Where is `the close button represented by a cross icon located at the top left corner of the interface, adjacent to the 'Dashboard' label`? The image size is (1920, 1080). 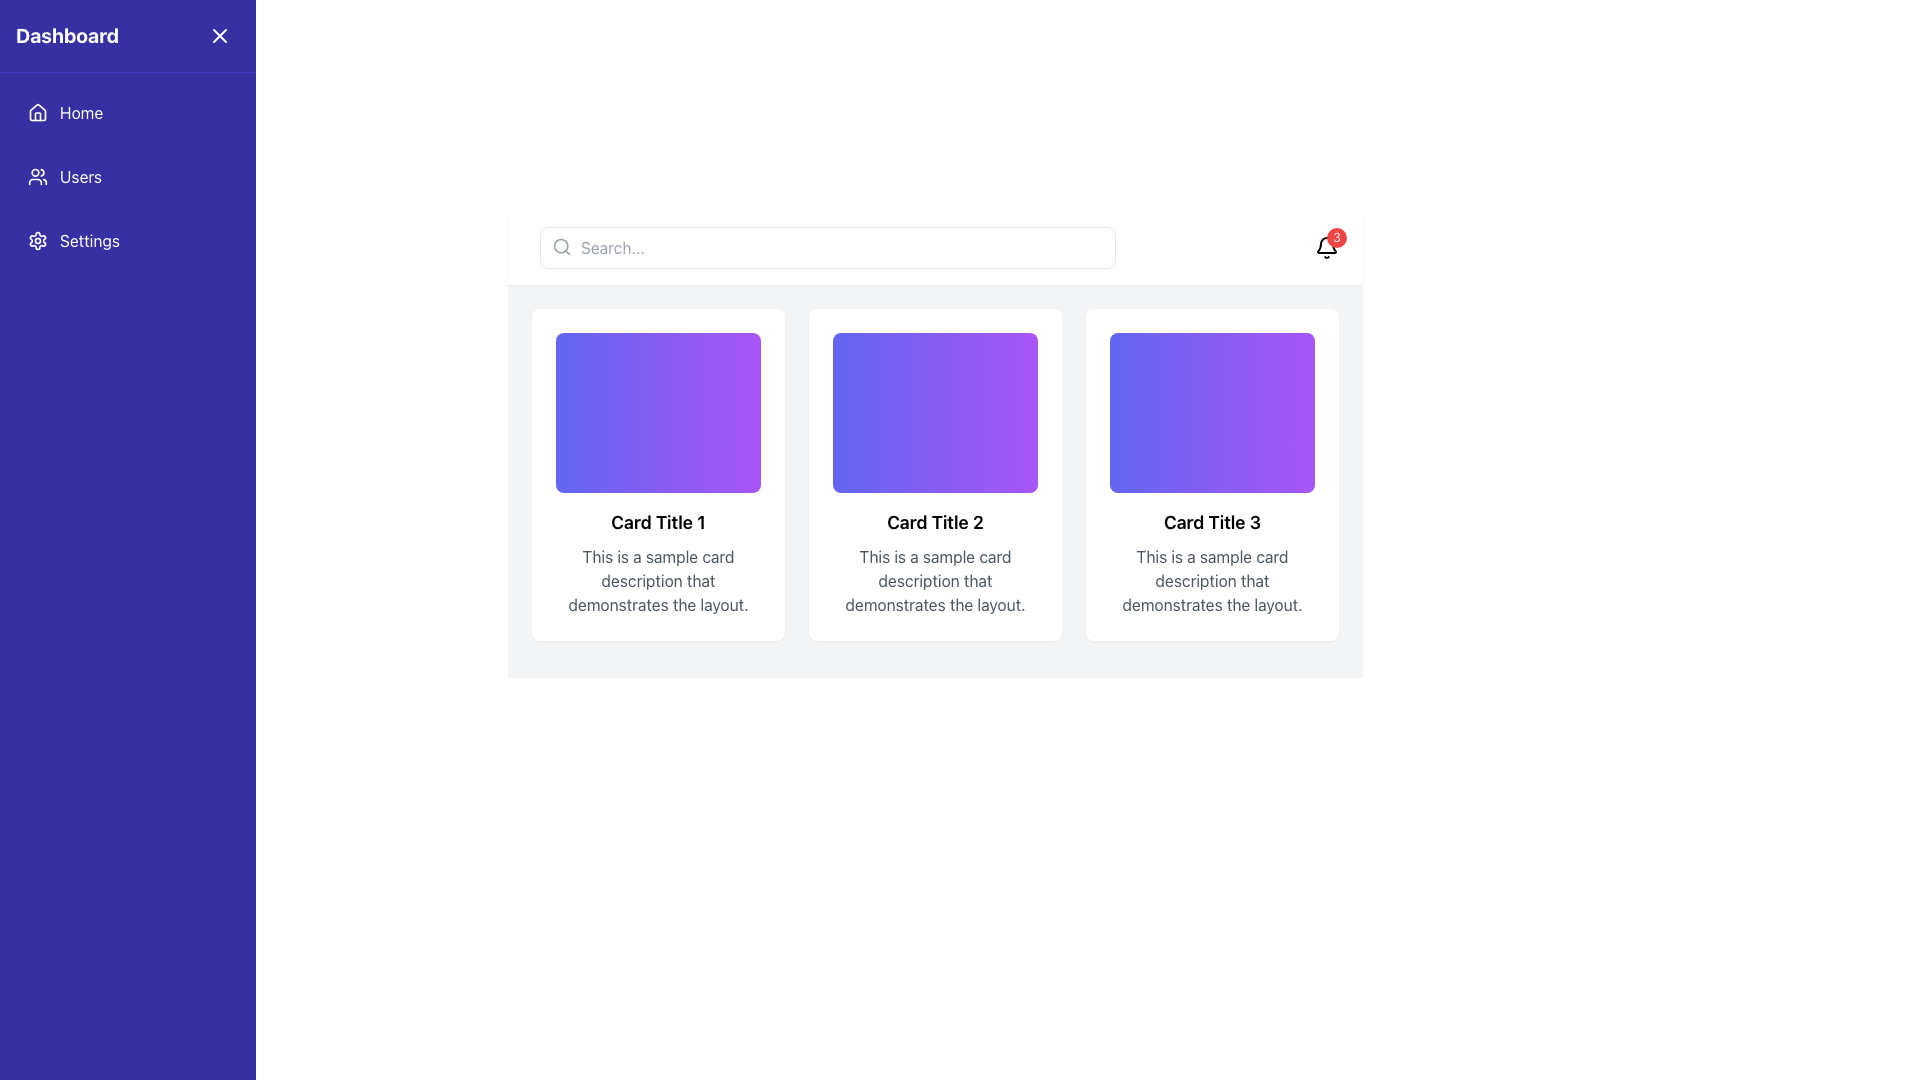
the close button represented by a cross icon located at the top left corner of the interface, adjacent to the 'Dashboard' label is located at coordinates (220, 35).